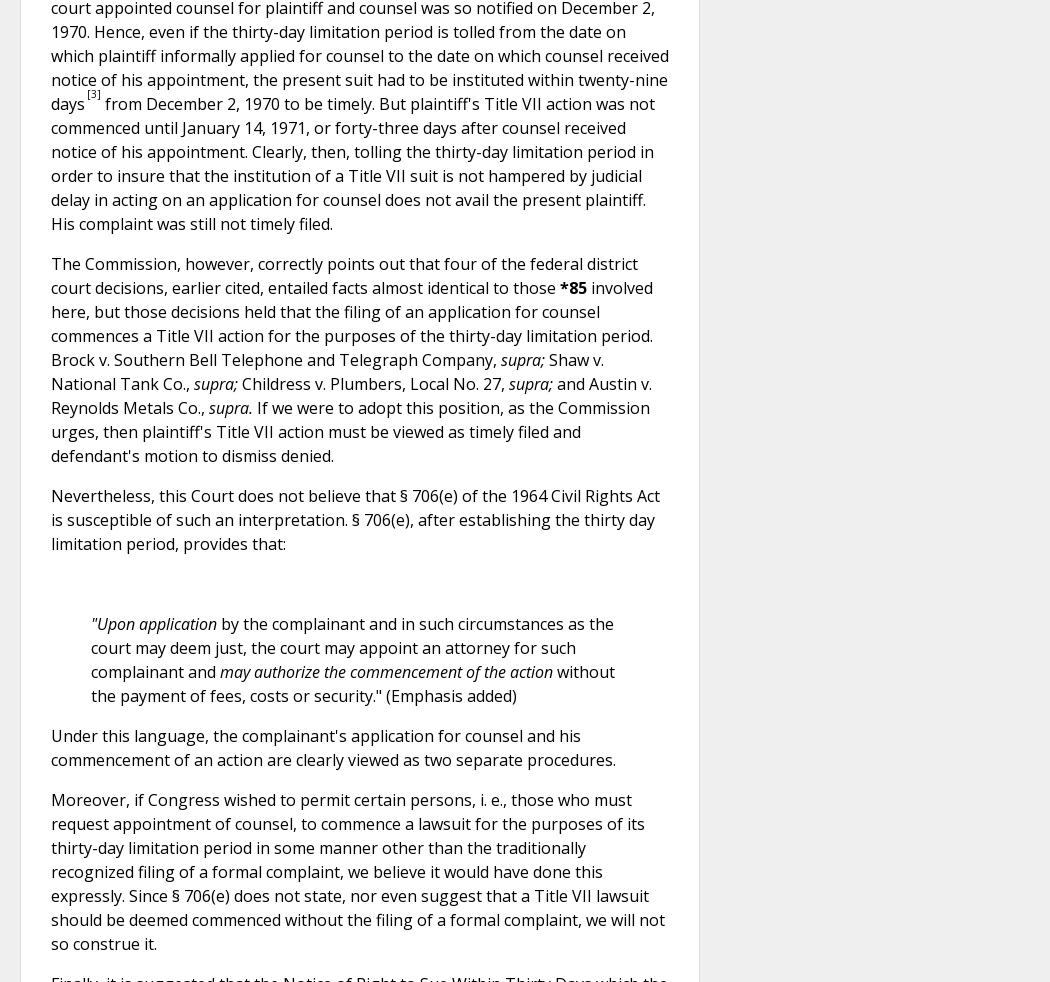 The width and height of the screenshot is (1050, 982). What do you see at coordinates (357, 871) in the screenshot?
I see `'Moreover, if Congress wished to permit certain persons, i. e., those who must request appointment of counsel, to commence a lawsuit for the purposes of its thirty-day limitation period in some manner other than the traditionally recognized filing of a formal complaint, we believe it would have done this expressly. Since § 706(e) does not state, nor even suggest that a Title VII lawsuit should be deemed commenced without the filing of a formal complaint, we will not so construe it.'` at bounding box center [357, 871].